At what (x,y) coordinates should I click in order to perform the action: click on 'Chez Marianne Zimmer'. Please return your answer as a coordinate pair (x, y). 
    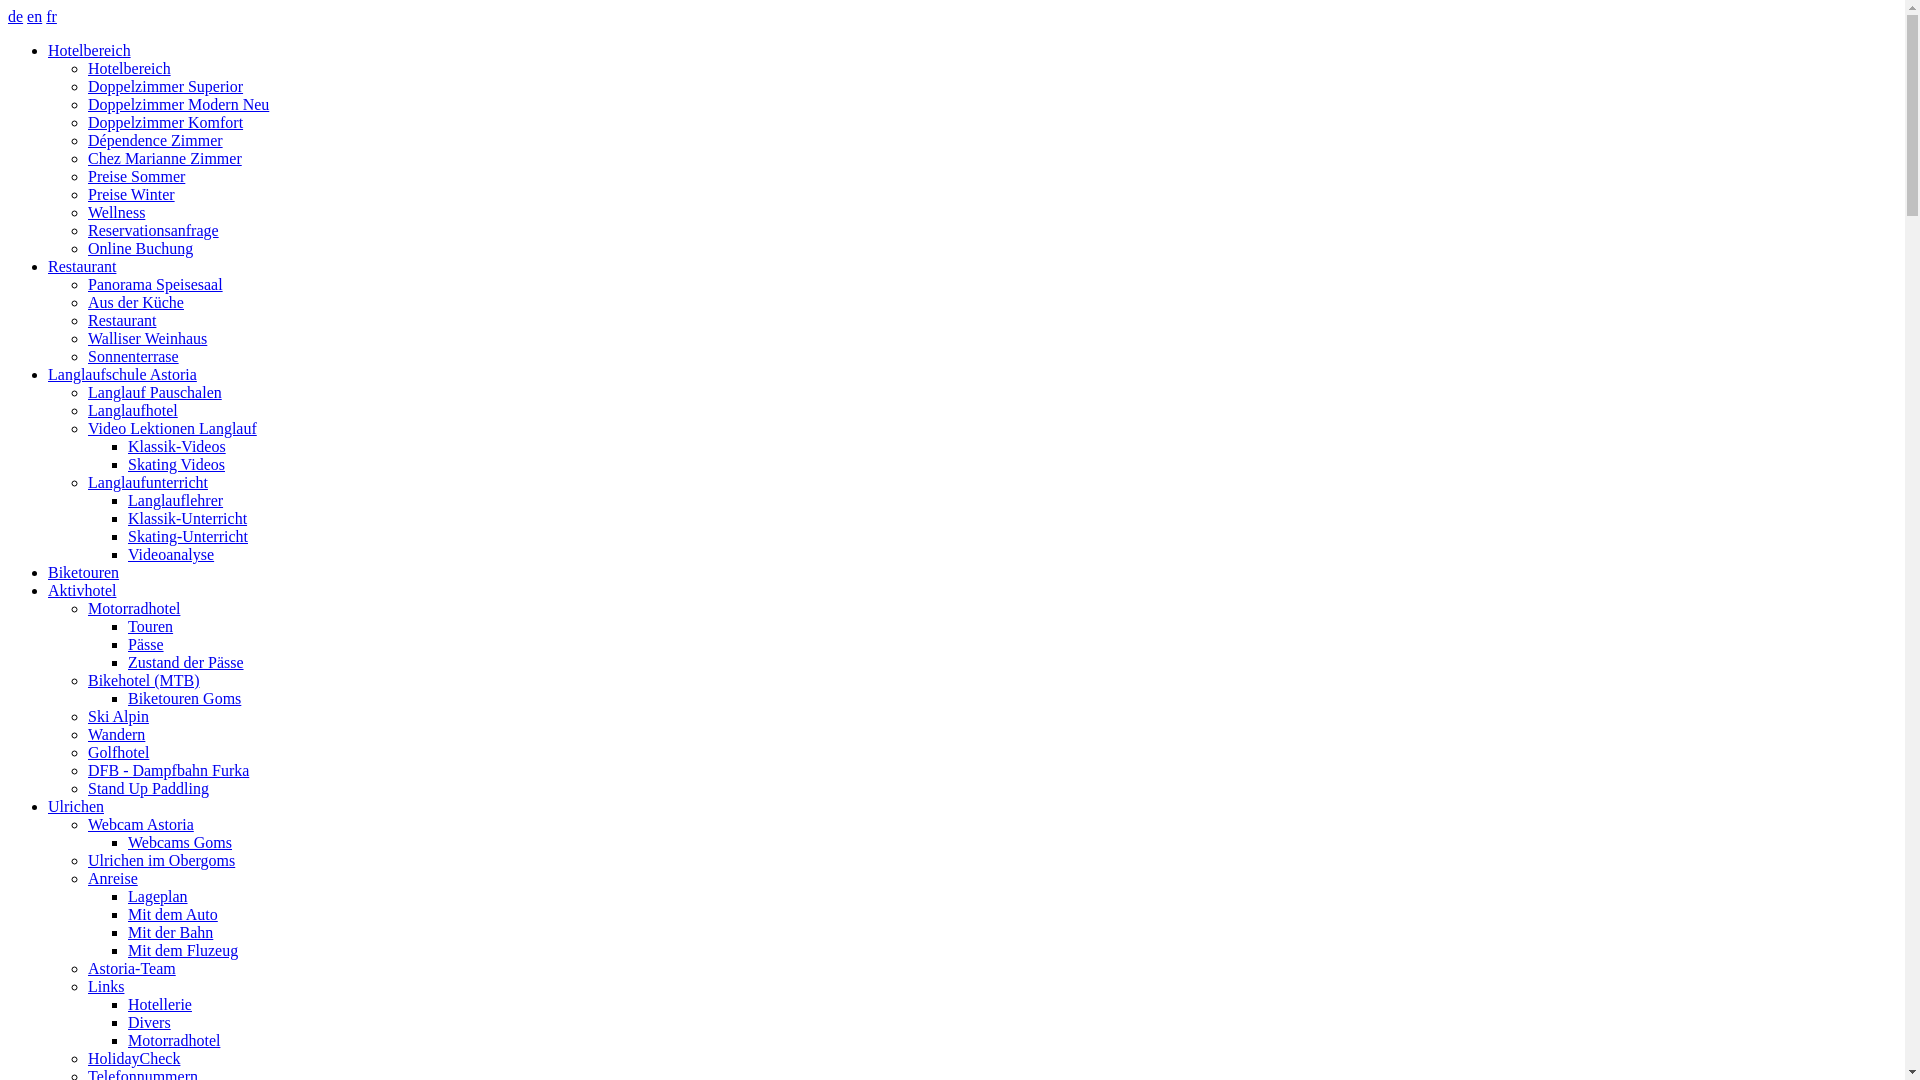
    Looking at the image, I should click on (164, 157).